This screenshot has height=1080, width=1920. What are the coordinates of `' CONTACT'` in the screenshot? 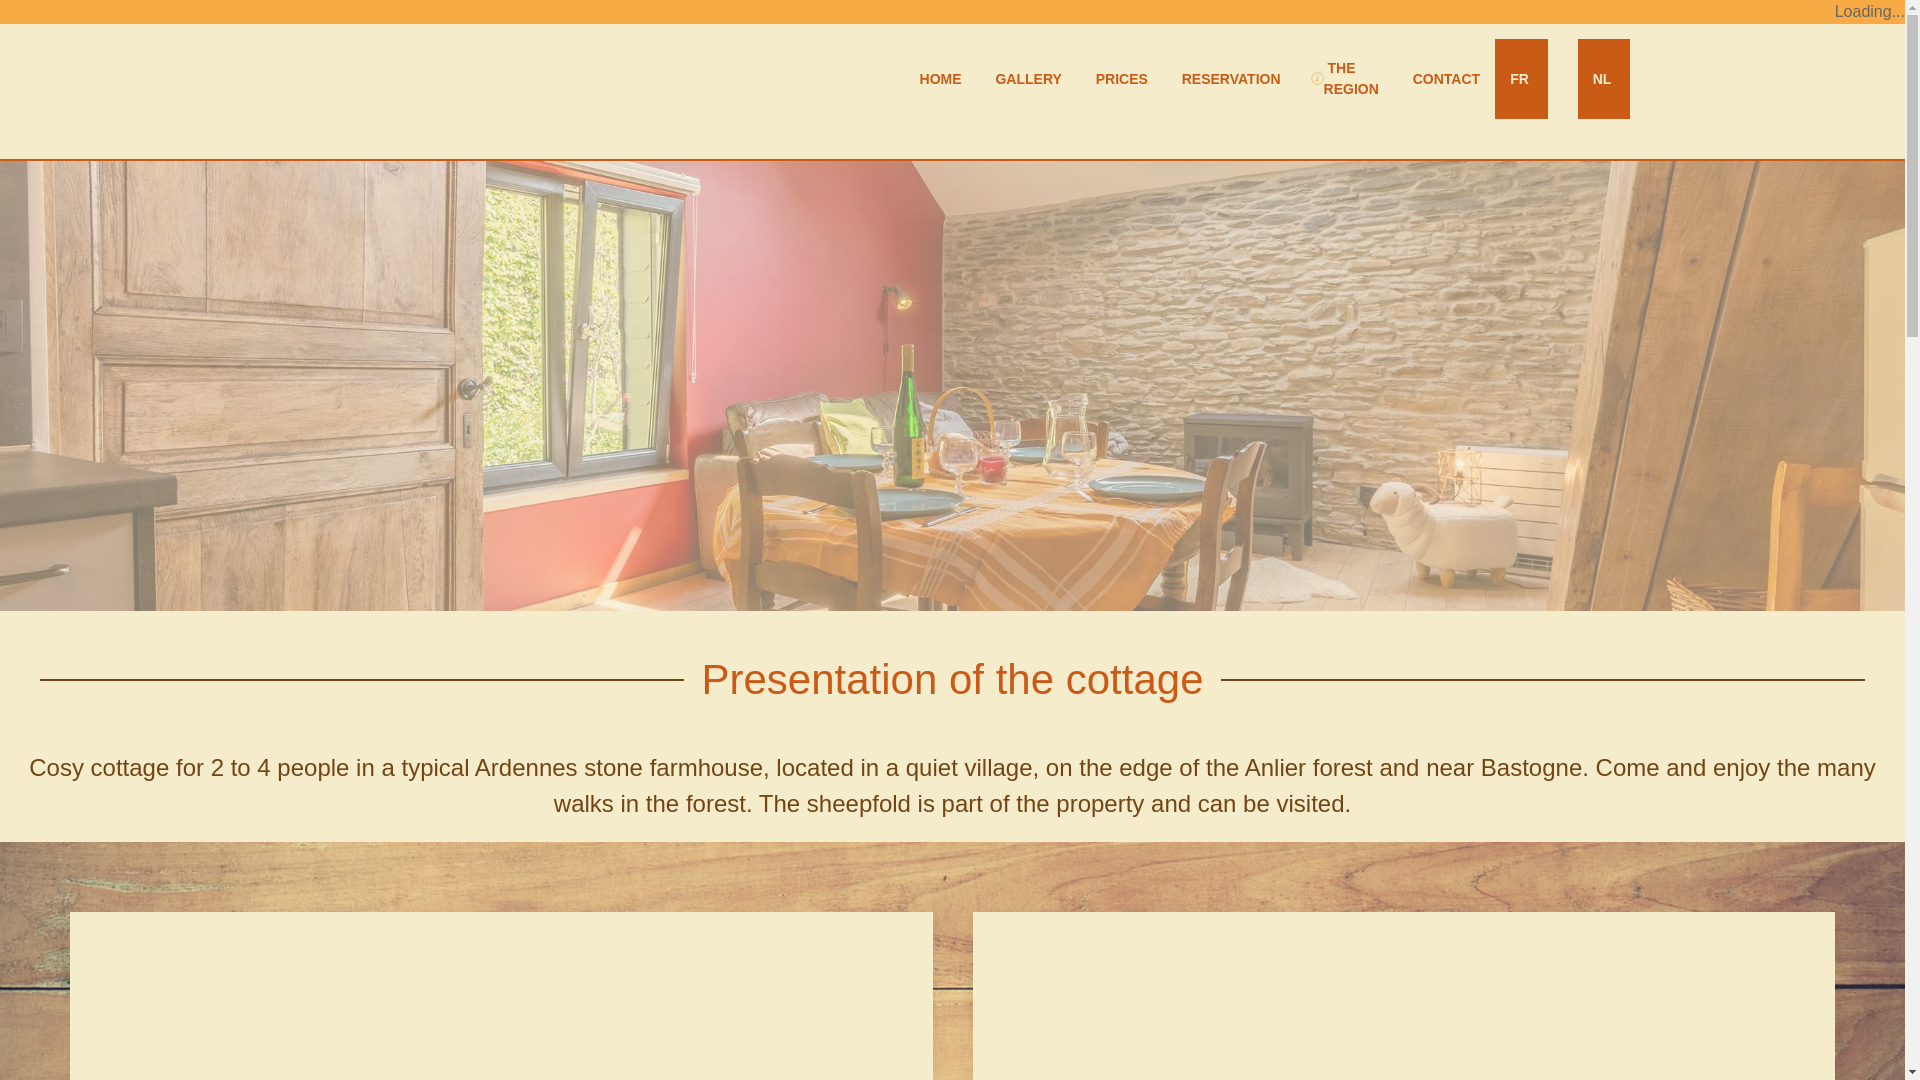 It's located at (1444, 77).